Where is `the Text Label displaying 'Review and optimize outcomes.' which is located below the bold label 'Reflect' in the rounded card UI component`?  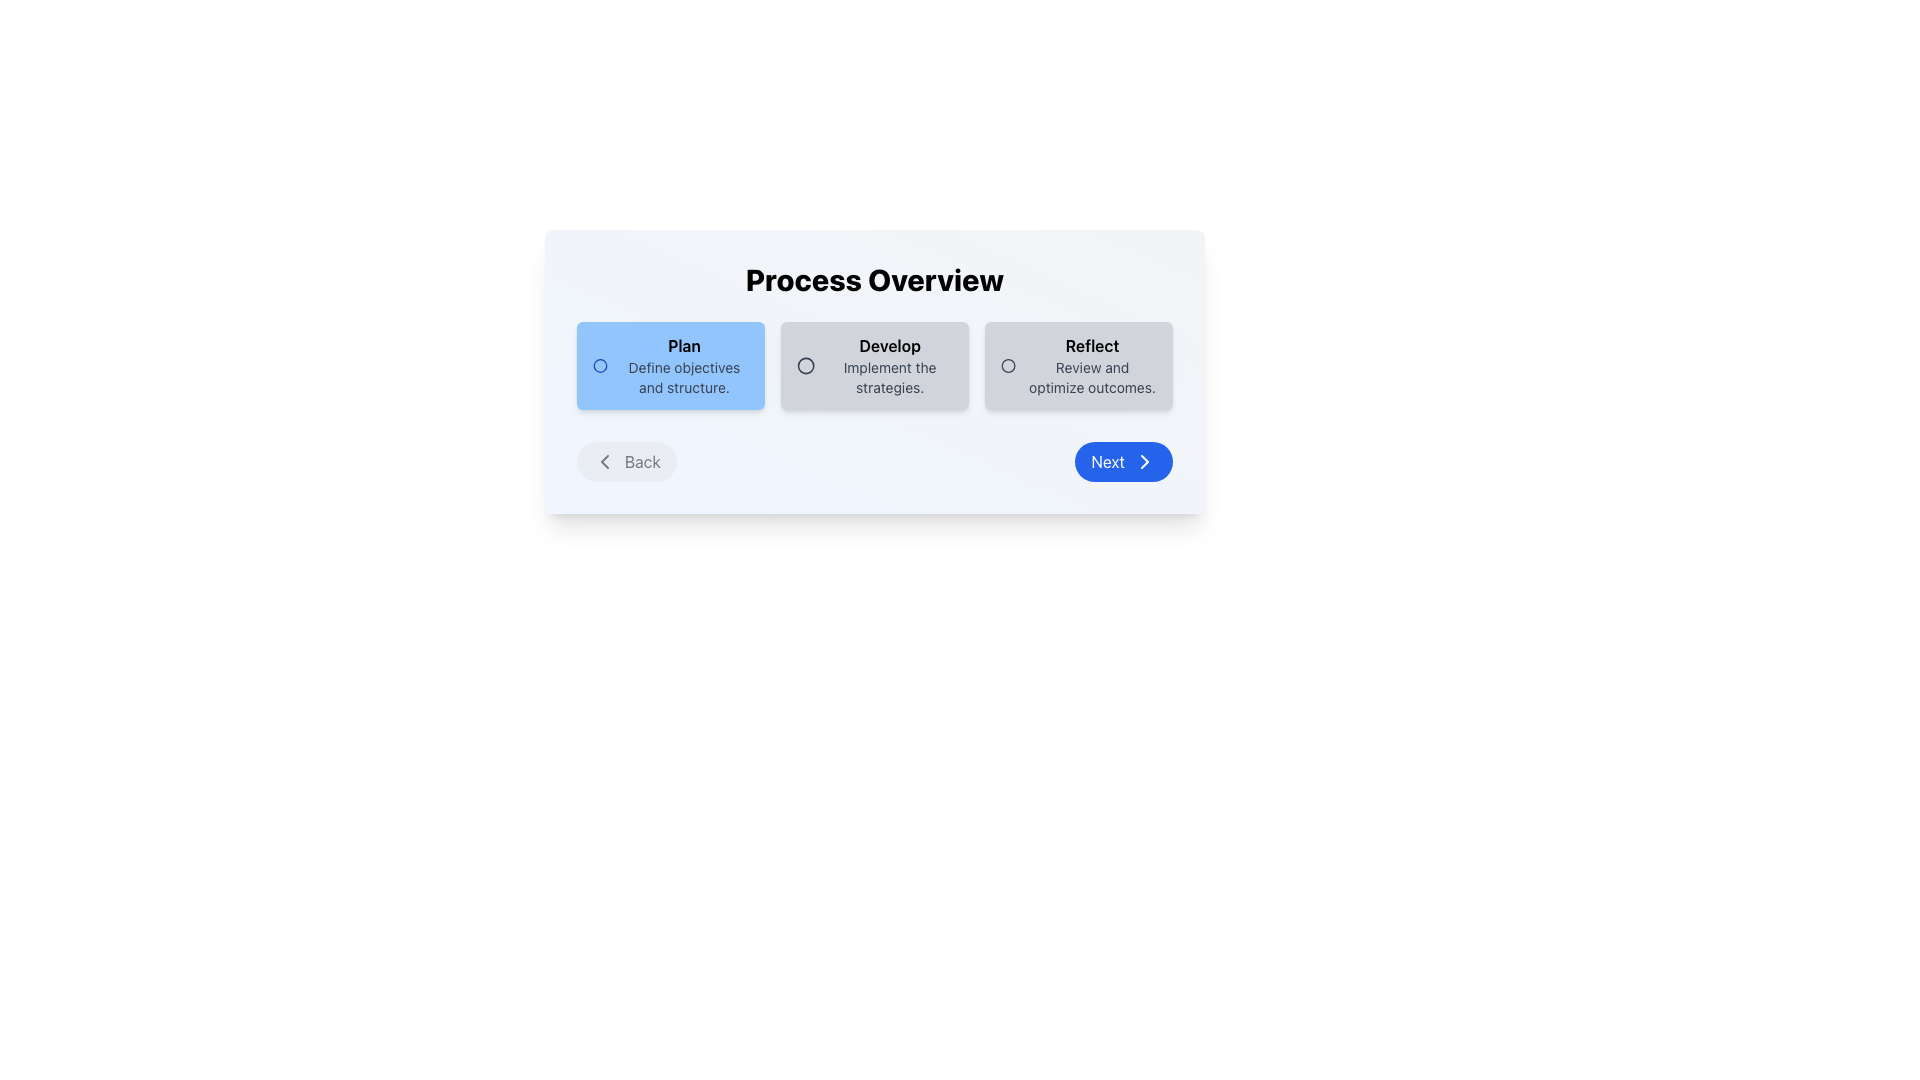 the Text Label displaying 'Review and optimize outcomes.' which is located below the bold label 'Reflect' in the rounded card UI component is located at coordinates (1091, 378).